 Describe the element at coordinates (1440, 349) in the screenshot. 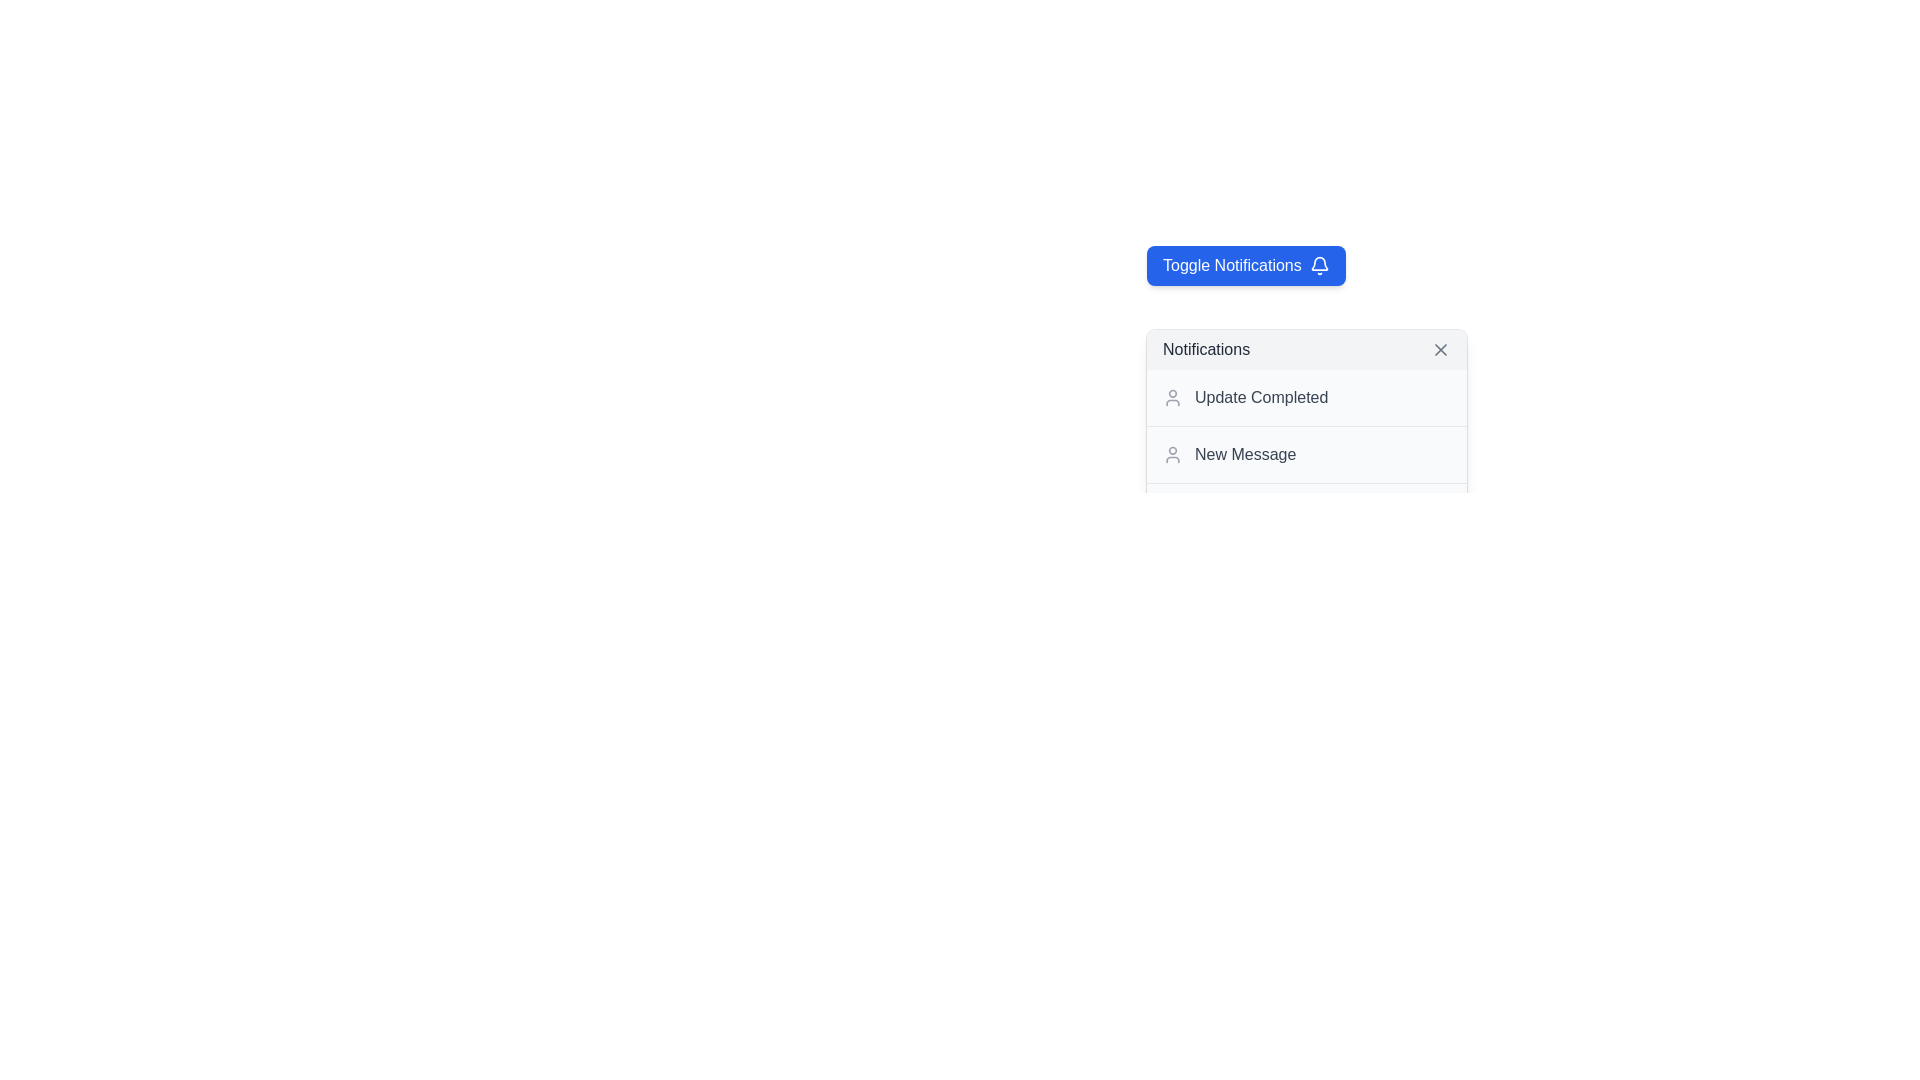

I see `the close icon in the top-right corner of the notification dropdown` at that location.